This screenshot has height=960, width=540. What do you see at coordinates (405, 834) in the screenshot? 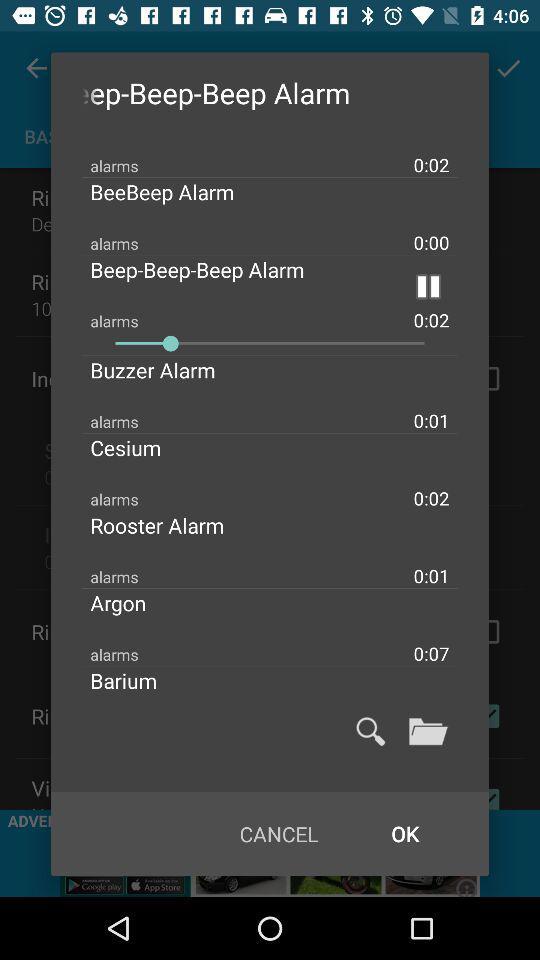
I see `ok` at bounding box center [405, 834].